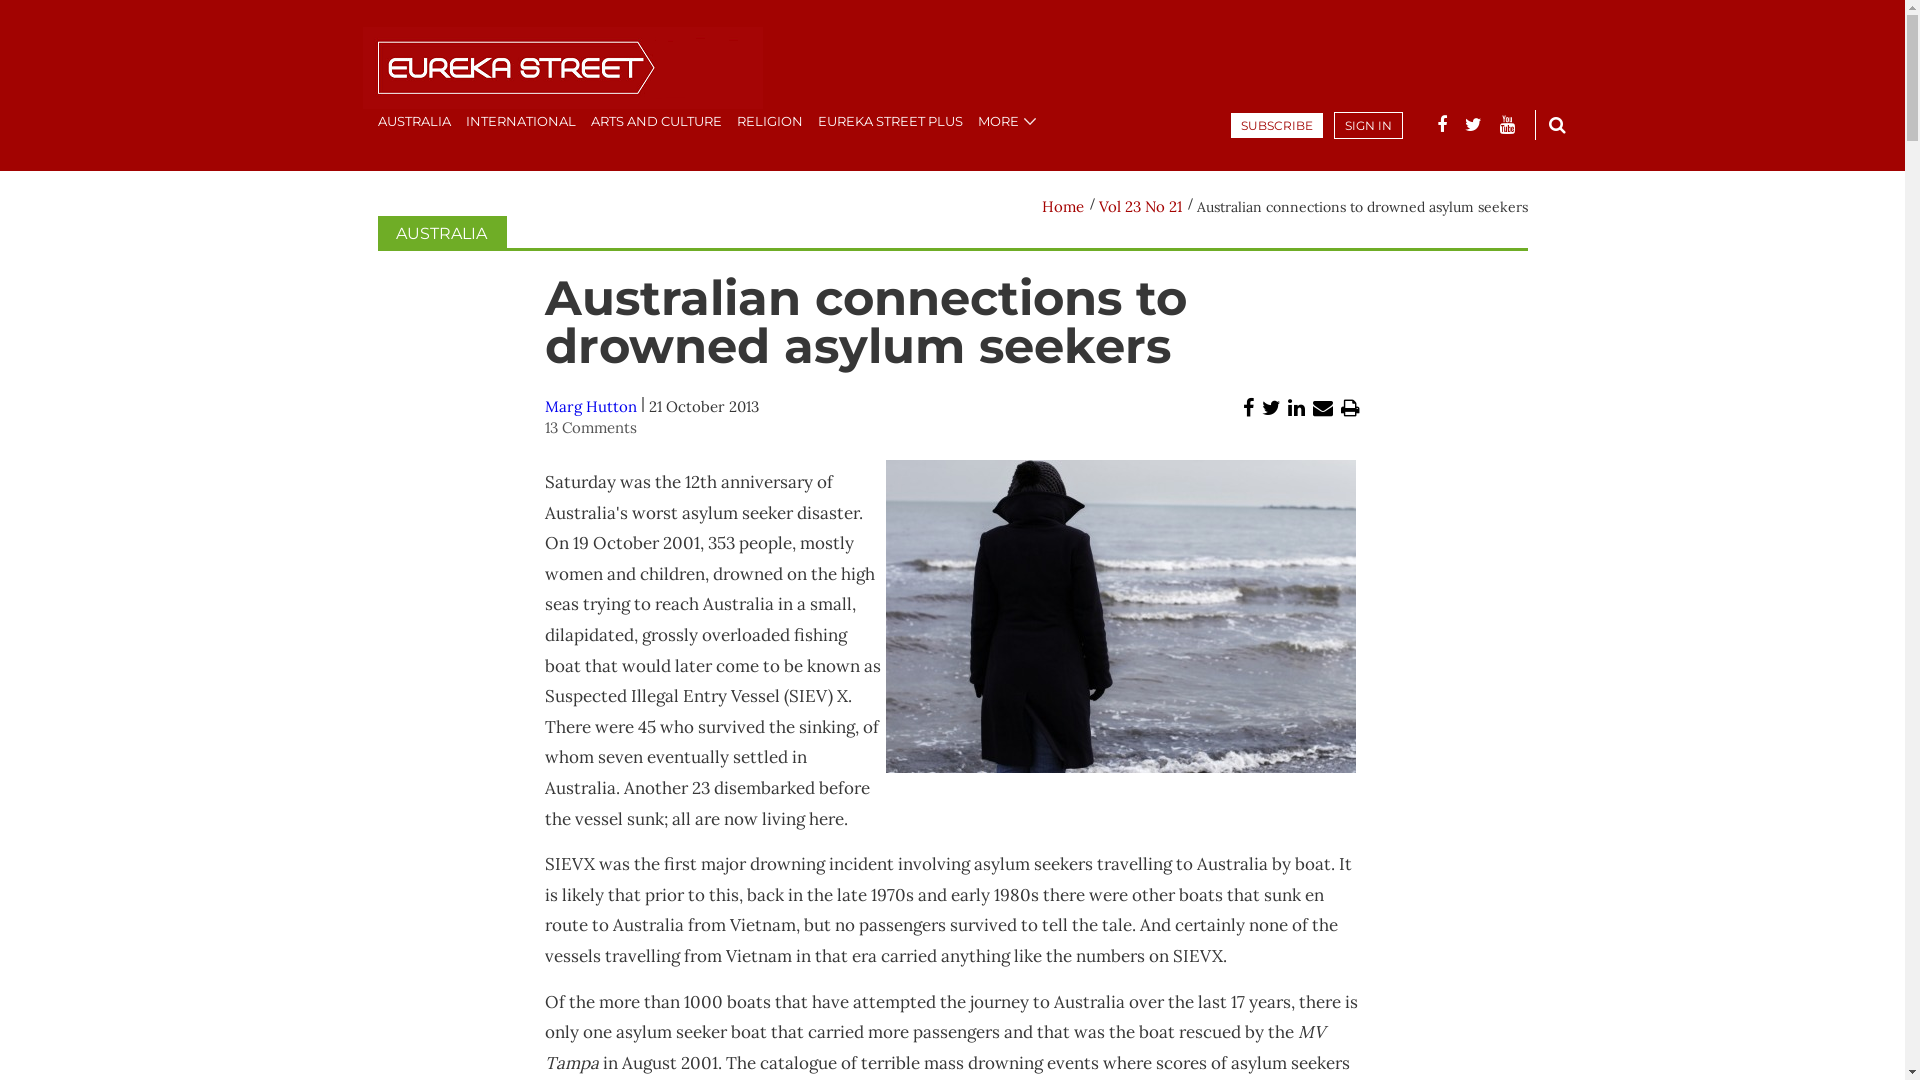  What do you see at coordinates (1334, 125) in the screenshot?
I see `'SIGN IN'` at bounding box center [1334, 125].